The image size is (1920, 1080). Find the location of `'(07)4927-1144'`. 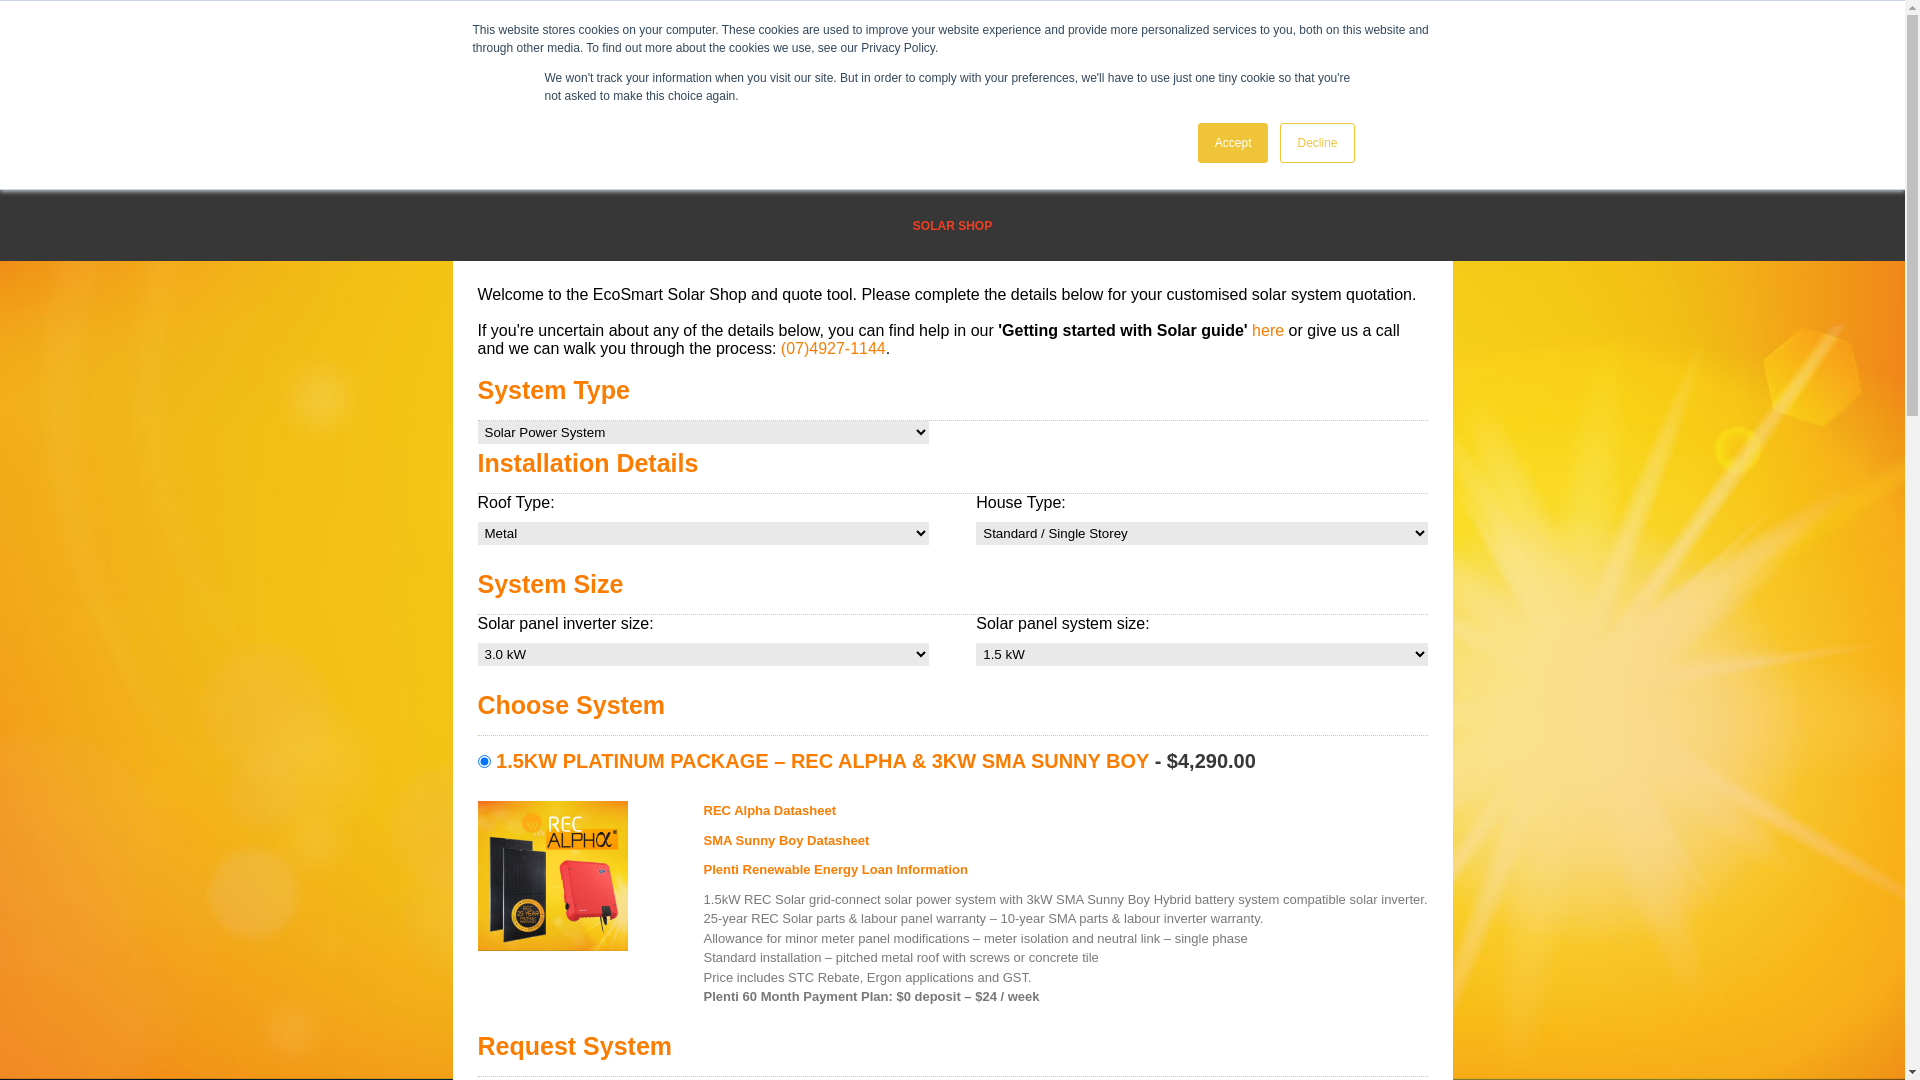

'(07)4927-1144' is located at coordinates (833, 347).